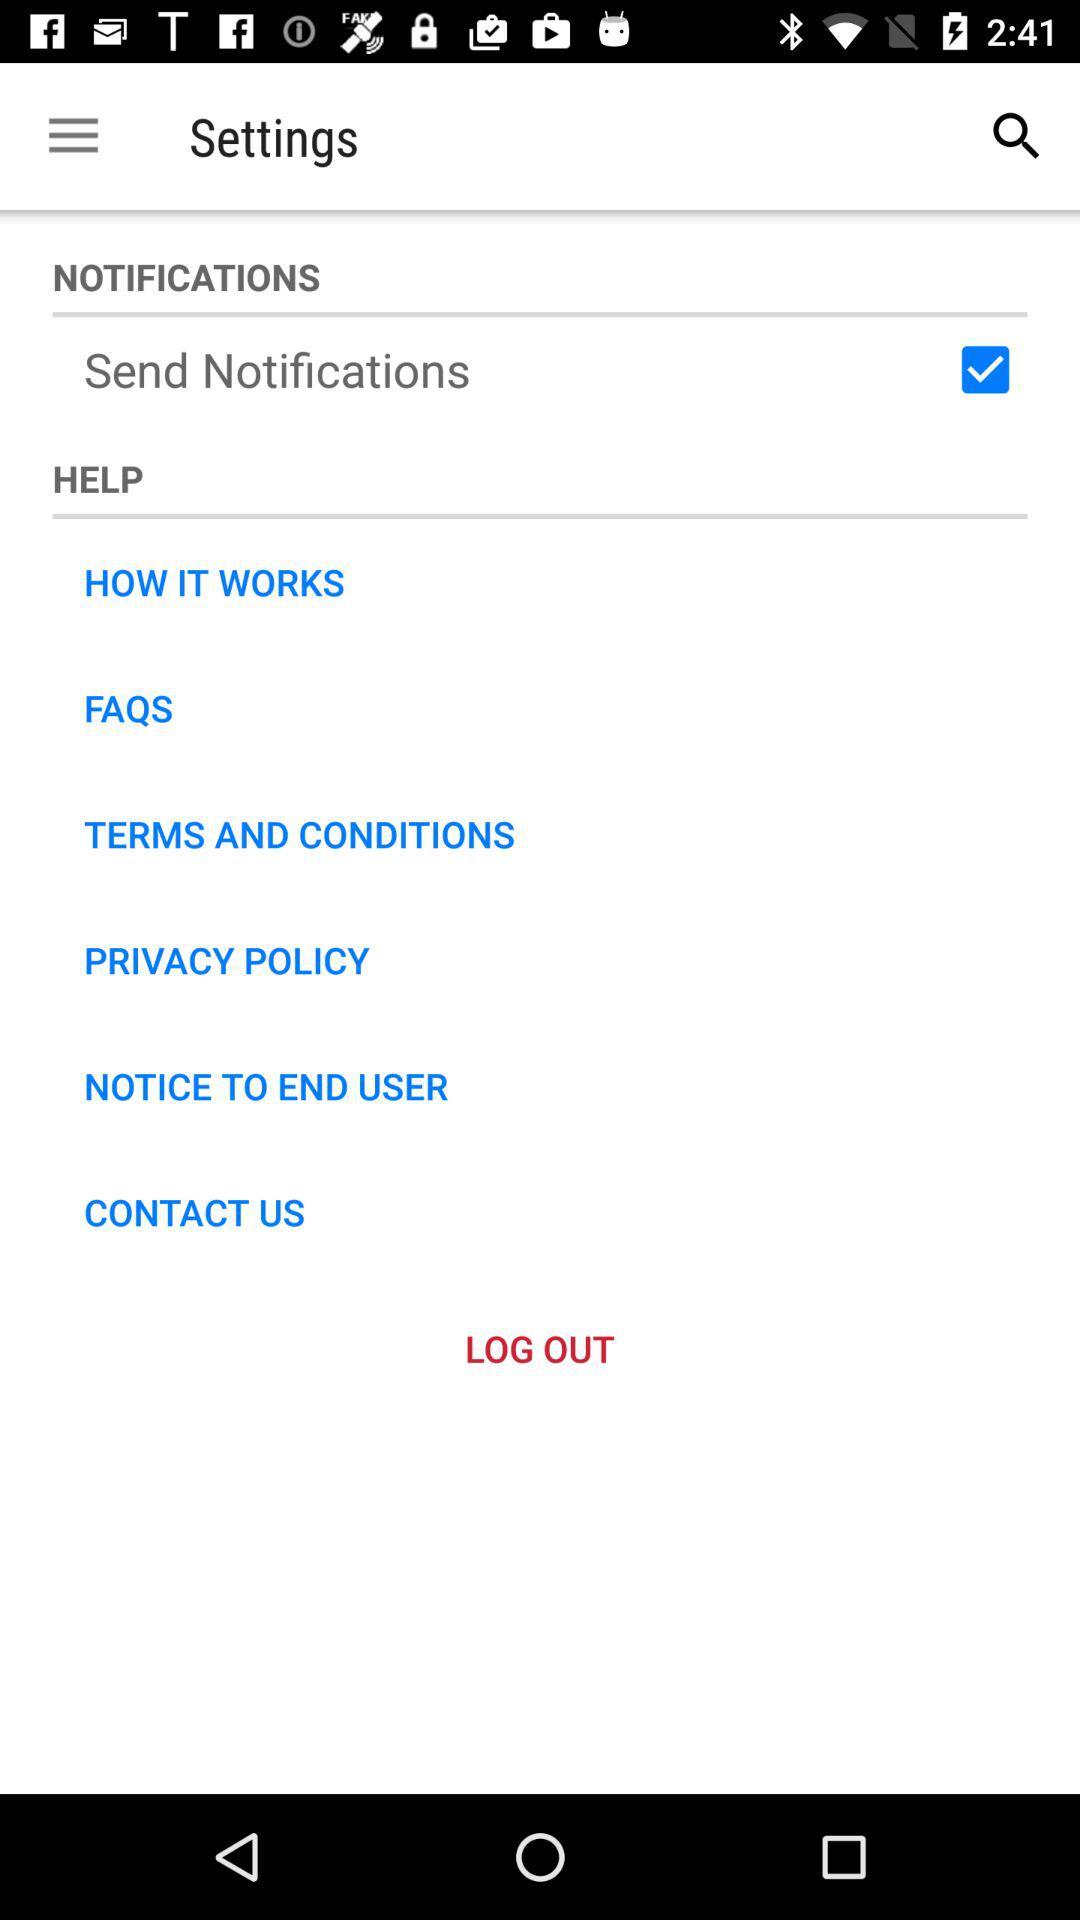 The width and height of the screenshot is (1080, 1920). Describe the element at coordinates (225, 960) in the screenshot. I see `the icon below the terms and conditions item` at that location.